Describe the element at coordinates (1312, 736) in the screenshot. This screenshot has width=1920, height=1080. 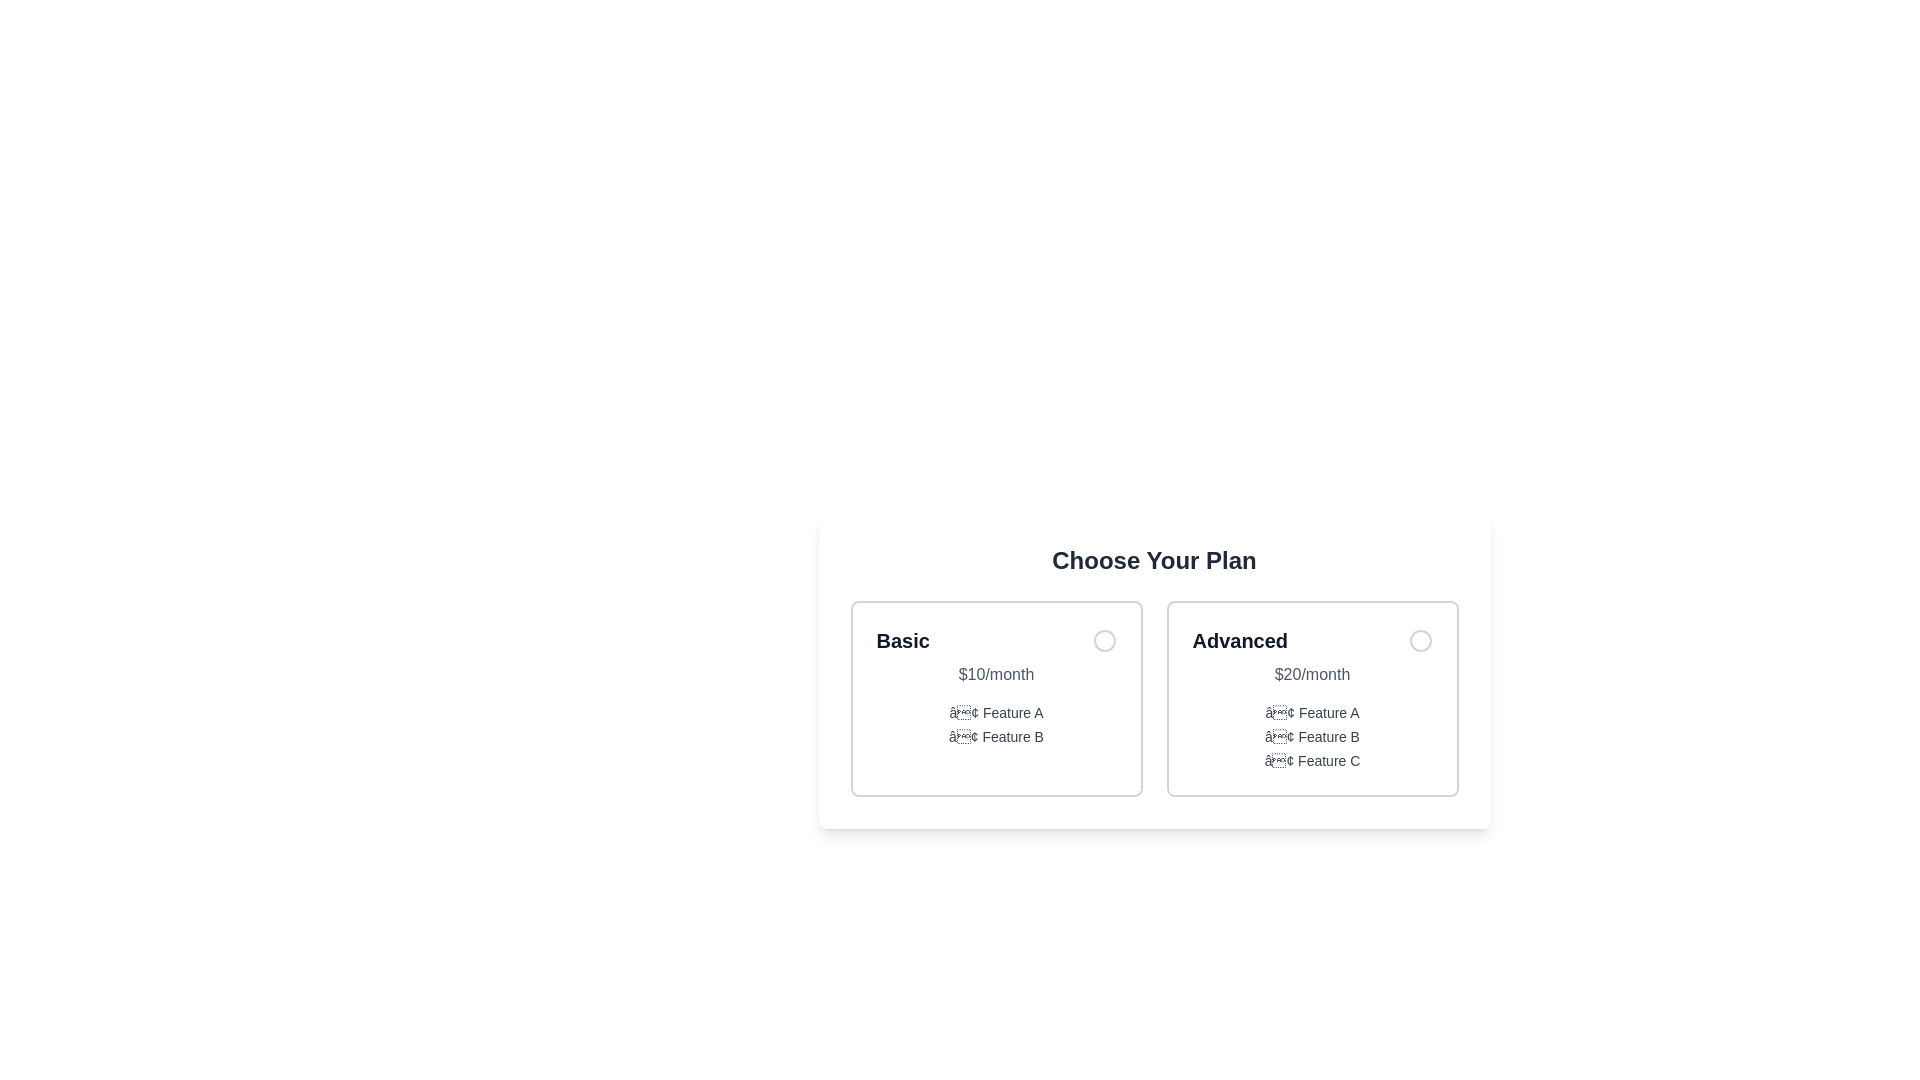
I see `the vertical text list containing bullet points labeled 'Feature A', 'Feature B', and 'Feature C', which is located within the 'Advanced $20/month' card, below the pricing text '$20/month'` at that location.